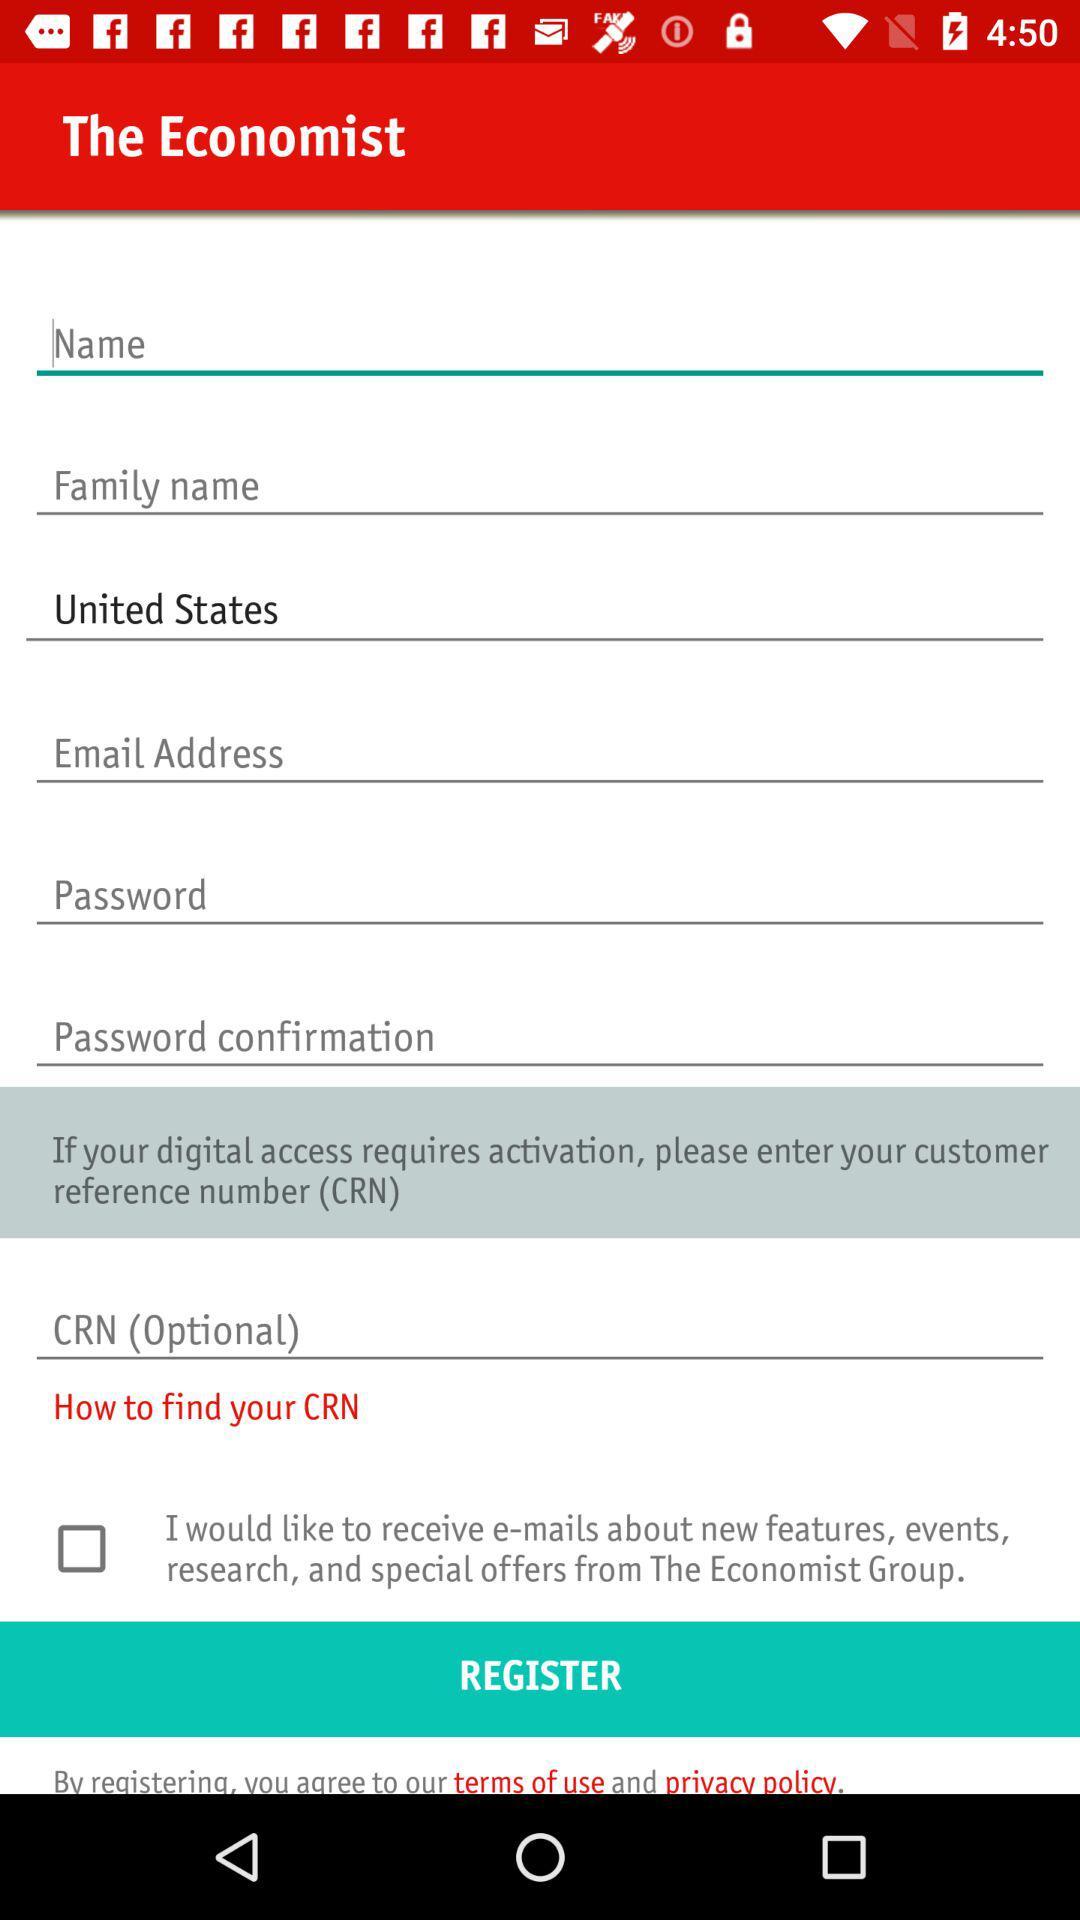 This screenshot has width=1080, height=1920. Describe the element at coordinates (598, 1560) in the screenshot. I see `item above register` at that location.